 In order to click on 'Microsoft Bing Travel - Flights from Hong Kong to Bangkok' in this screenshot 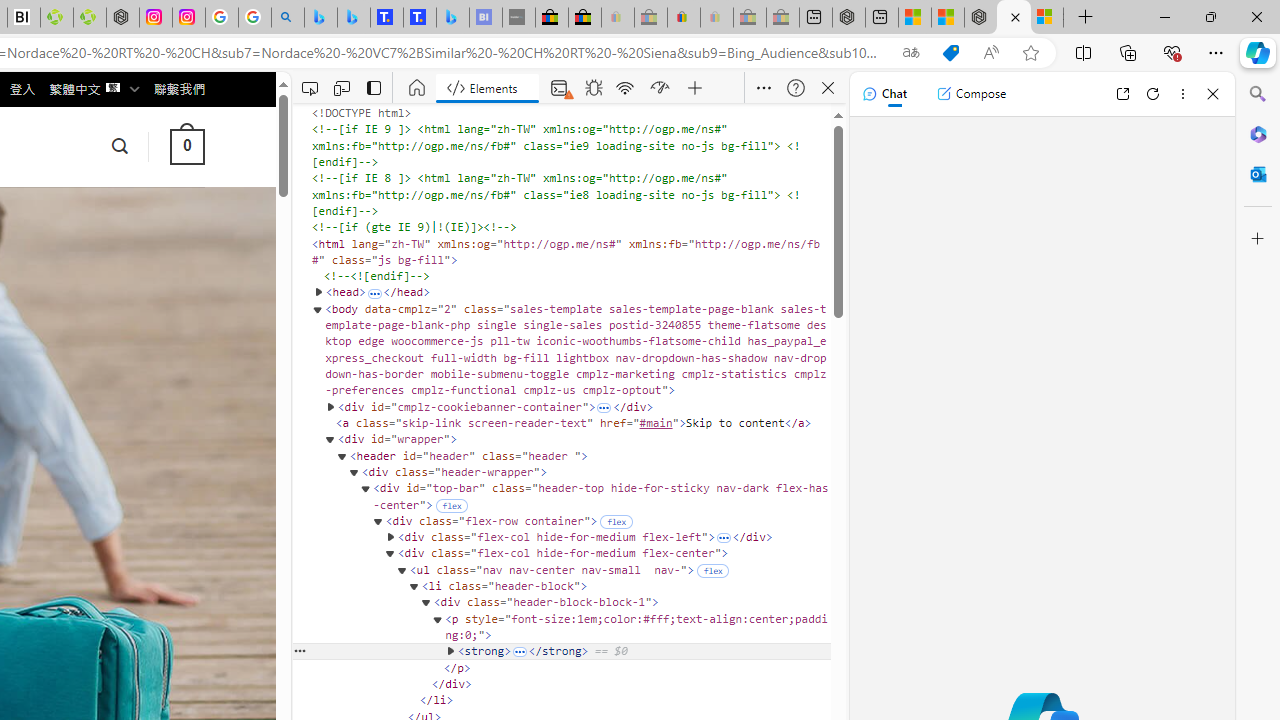, I will do `click(320, 17)`.